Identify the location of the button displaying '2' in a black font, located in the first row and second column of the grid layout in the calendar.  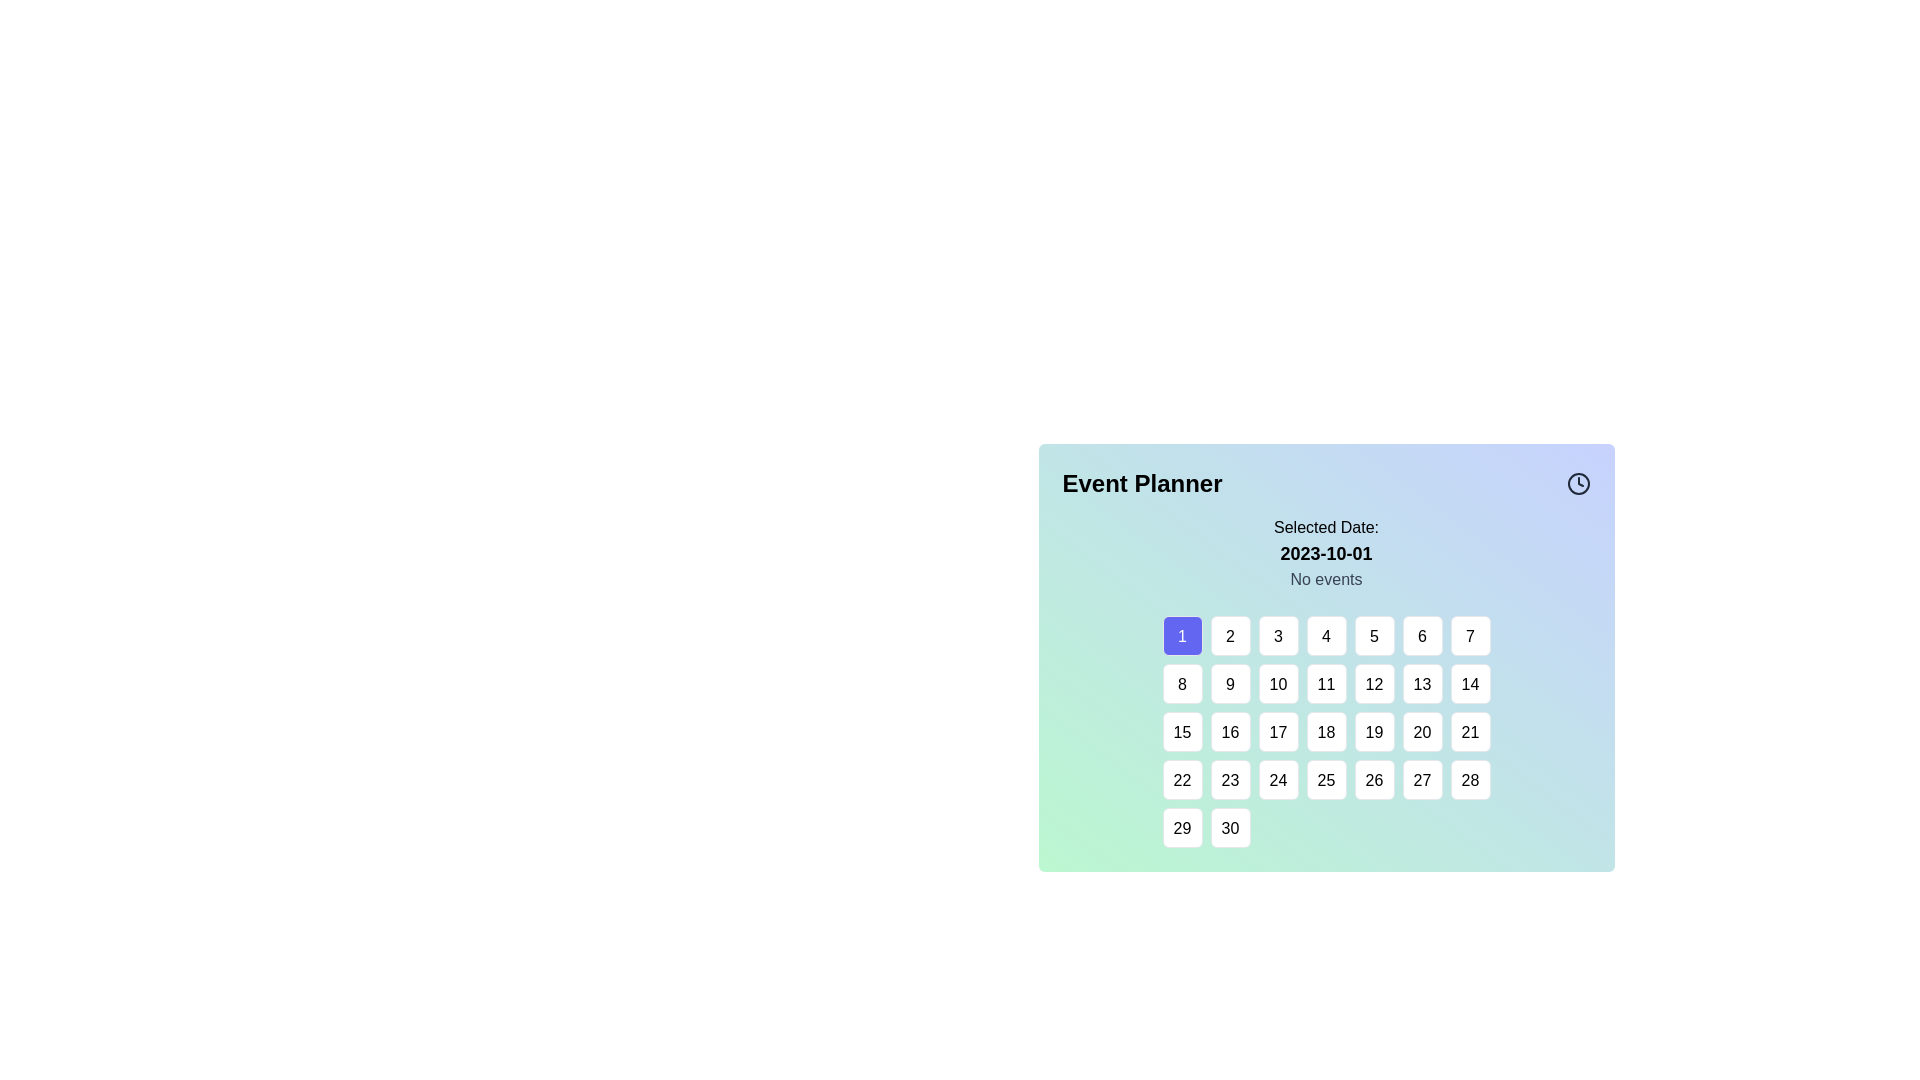
(1229, 636).